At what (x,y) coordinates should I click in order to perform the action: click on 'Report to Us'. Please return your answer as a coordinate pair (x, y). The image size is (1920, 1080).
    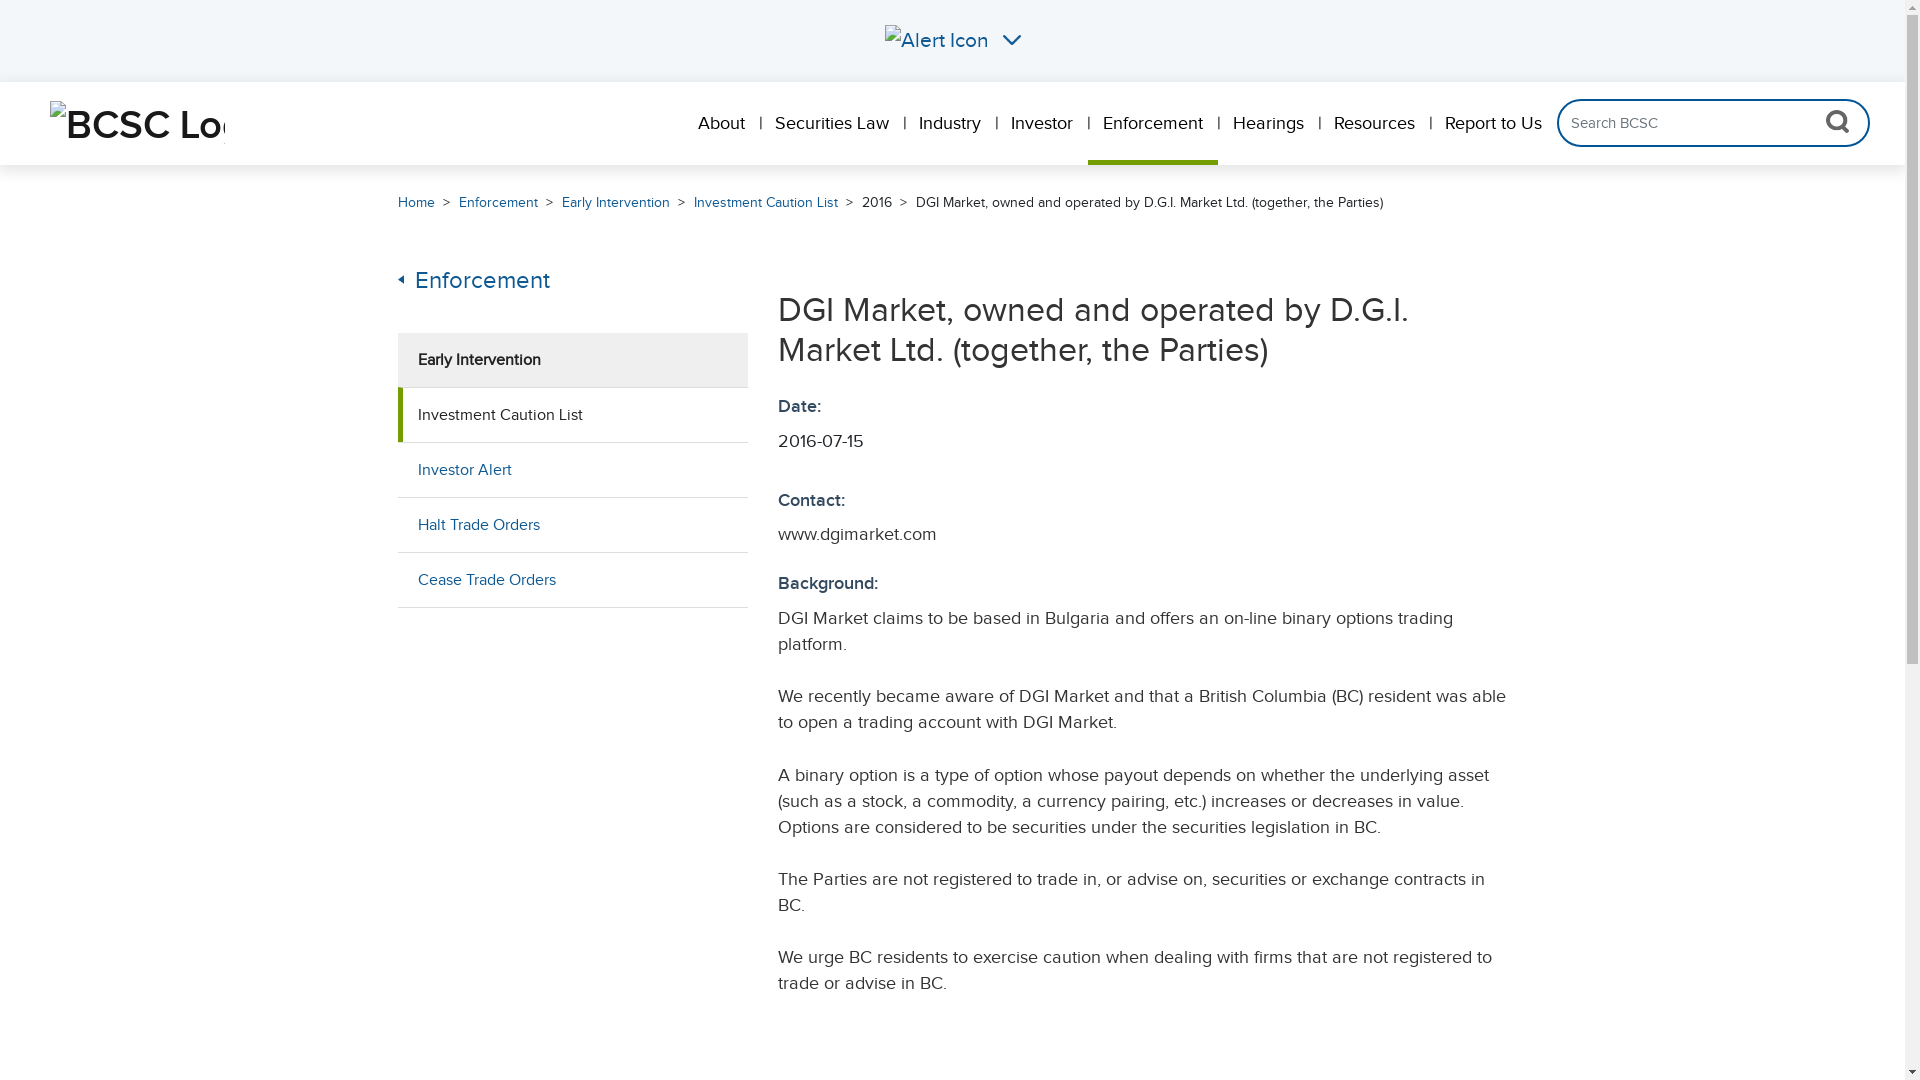
    Looking at the image, I should click on (1493, 123).